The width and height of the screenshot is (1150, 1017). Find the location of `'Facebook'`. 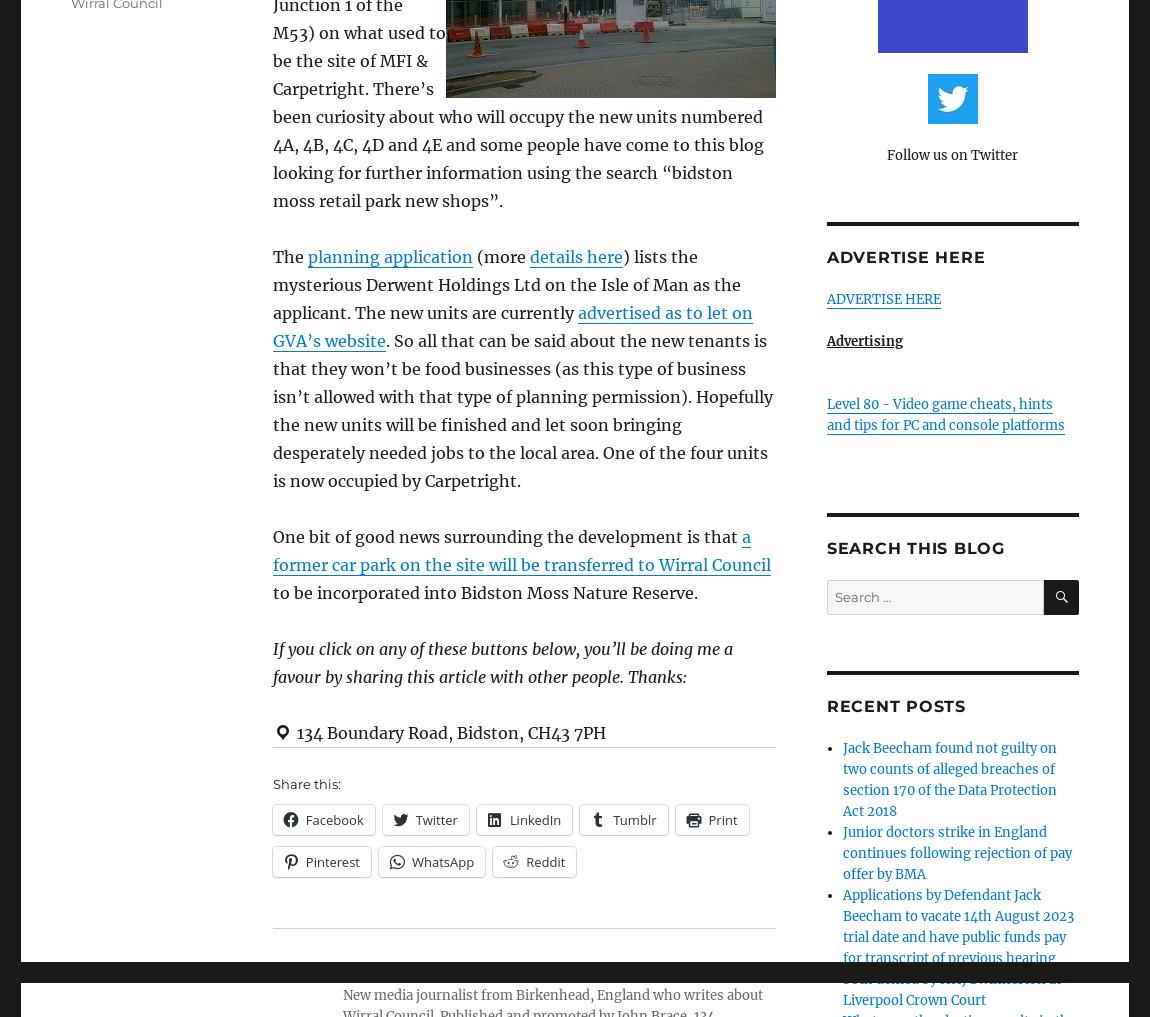

'Facebook' is located at coordinates (333, 819).